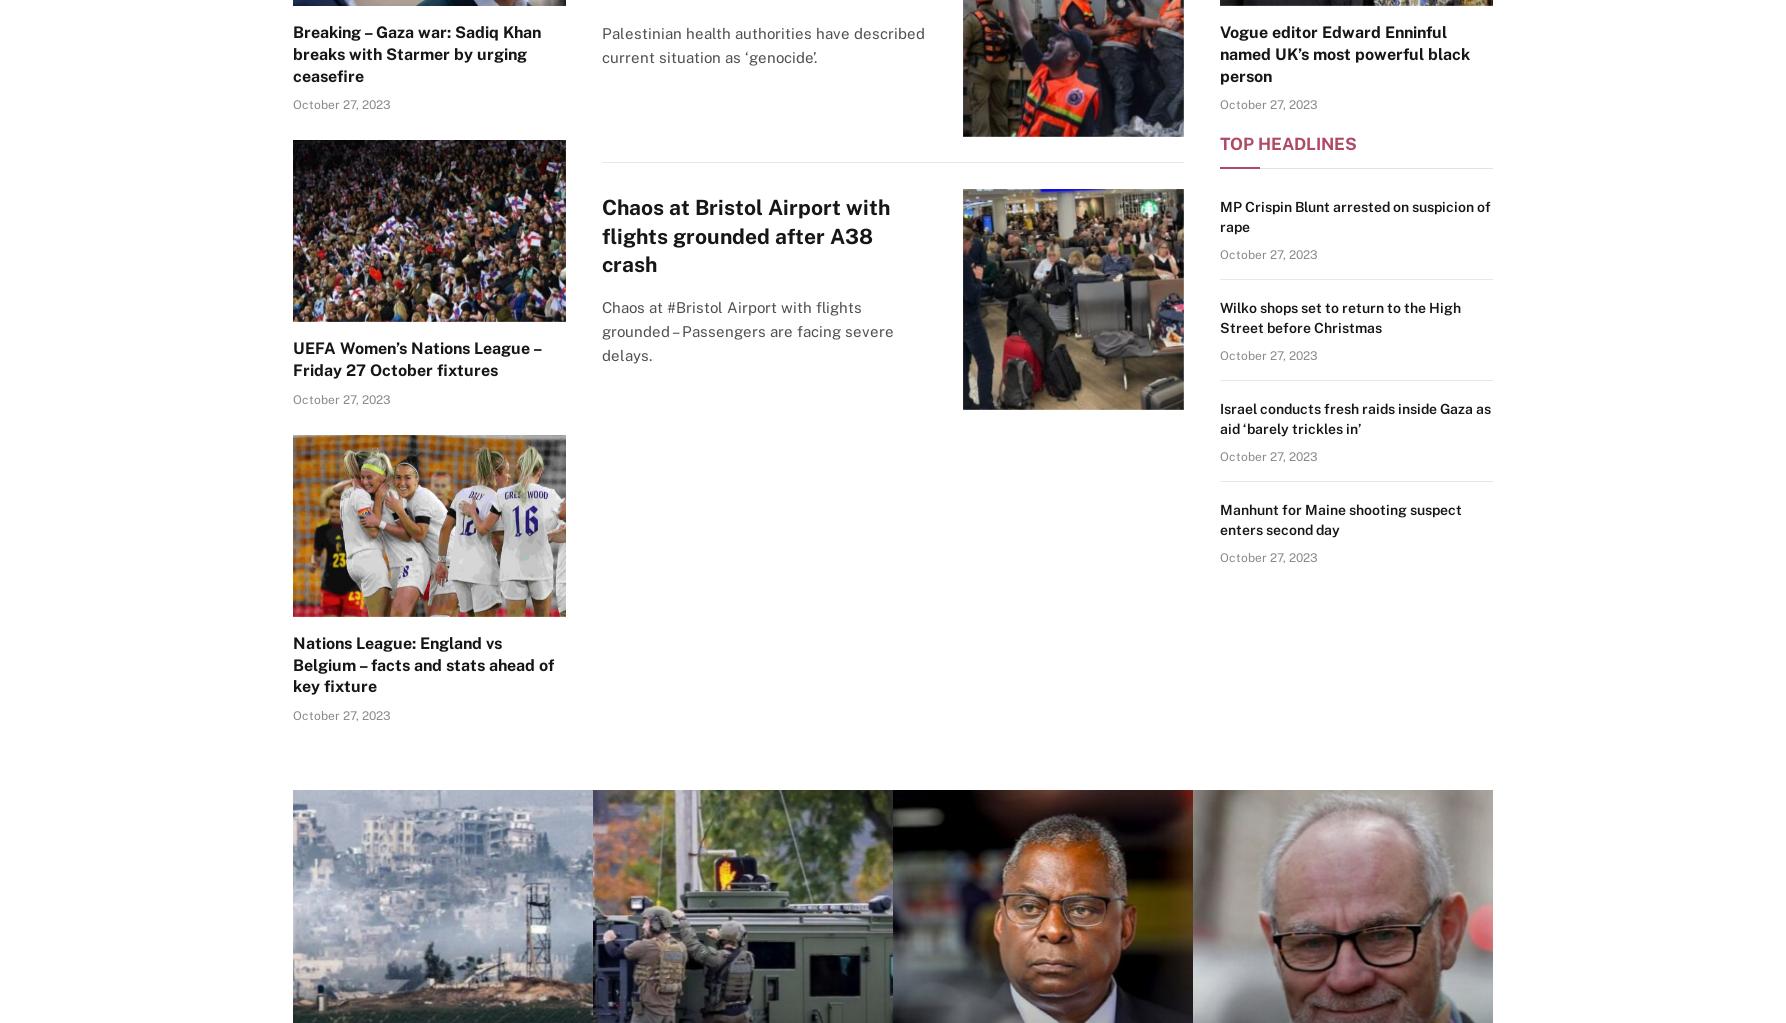  Describe the element at coordinates (1340, 317) in the screenshot. I see `'Wilko shops set to return to the High Street before Christmas'` at that location.